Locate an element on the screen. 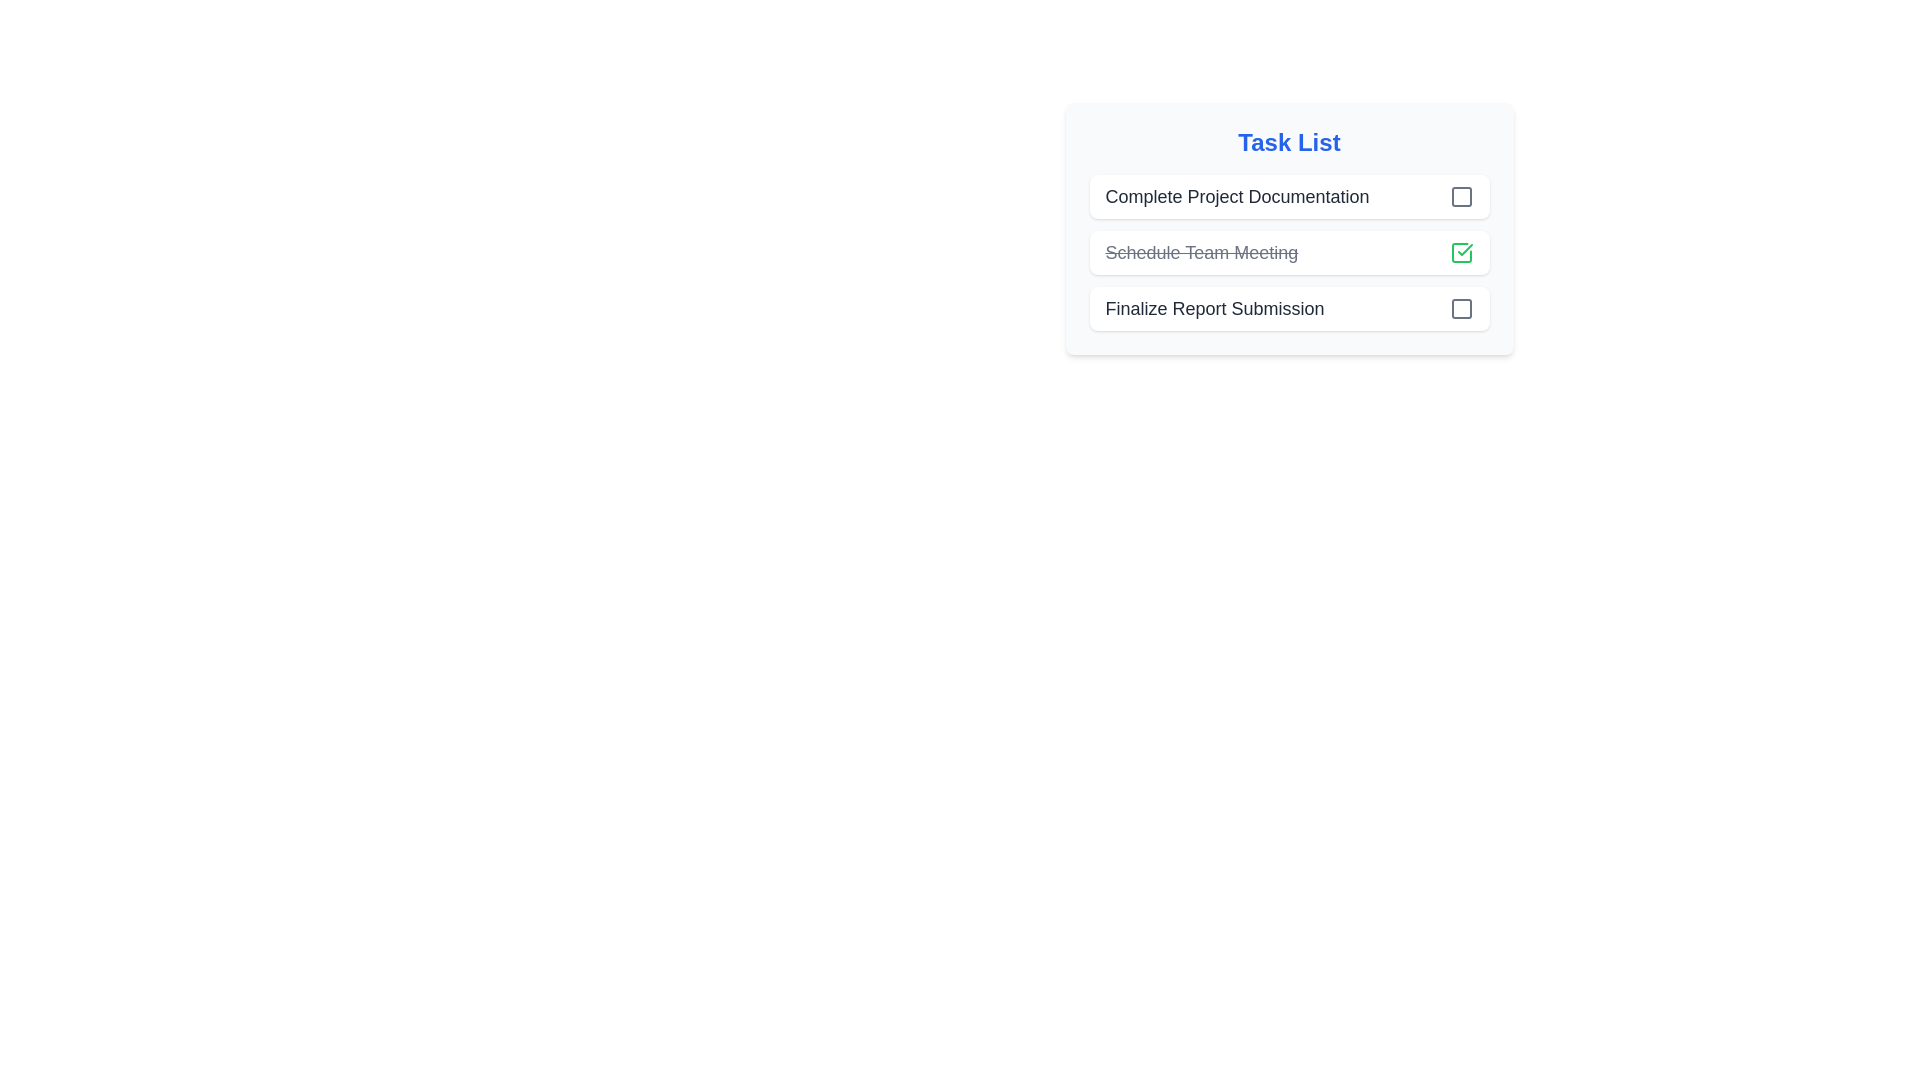 The width and height of the screenshot is (1920, 1080). the green checkmark graphic icon located to the right of the 'Schedule Team Meeting' task in the task list interface is located at coordinates (1464, 249).